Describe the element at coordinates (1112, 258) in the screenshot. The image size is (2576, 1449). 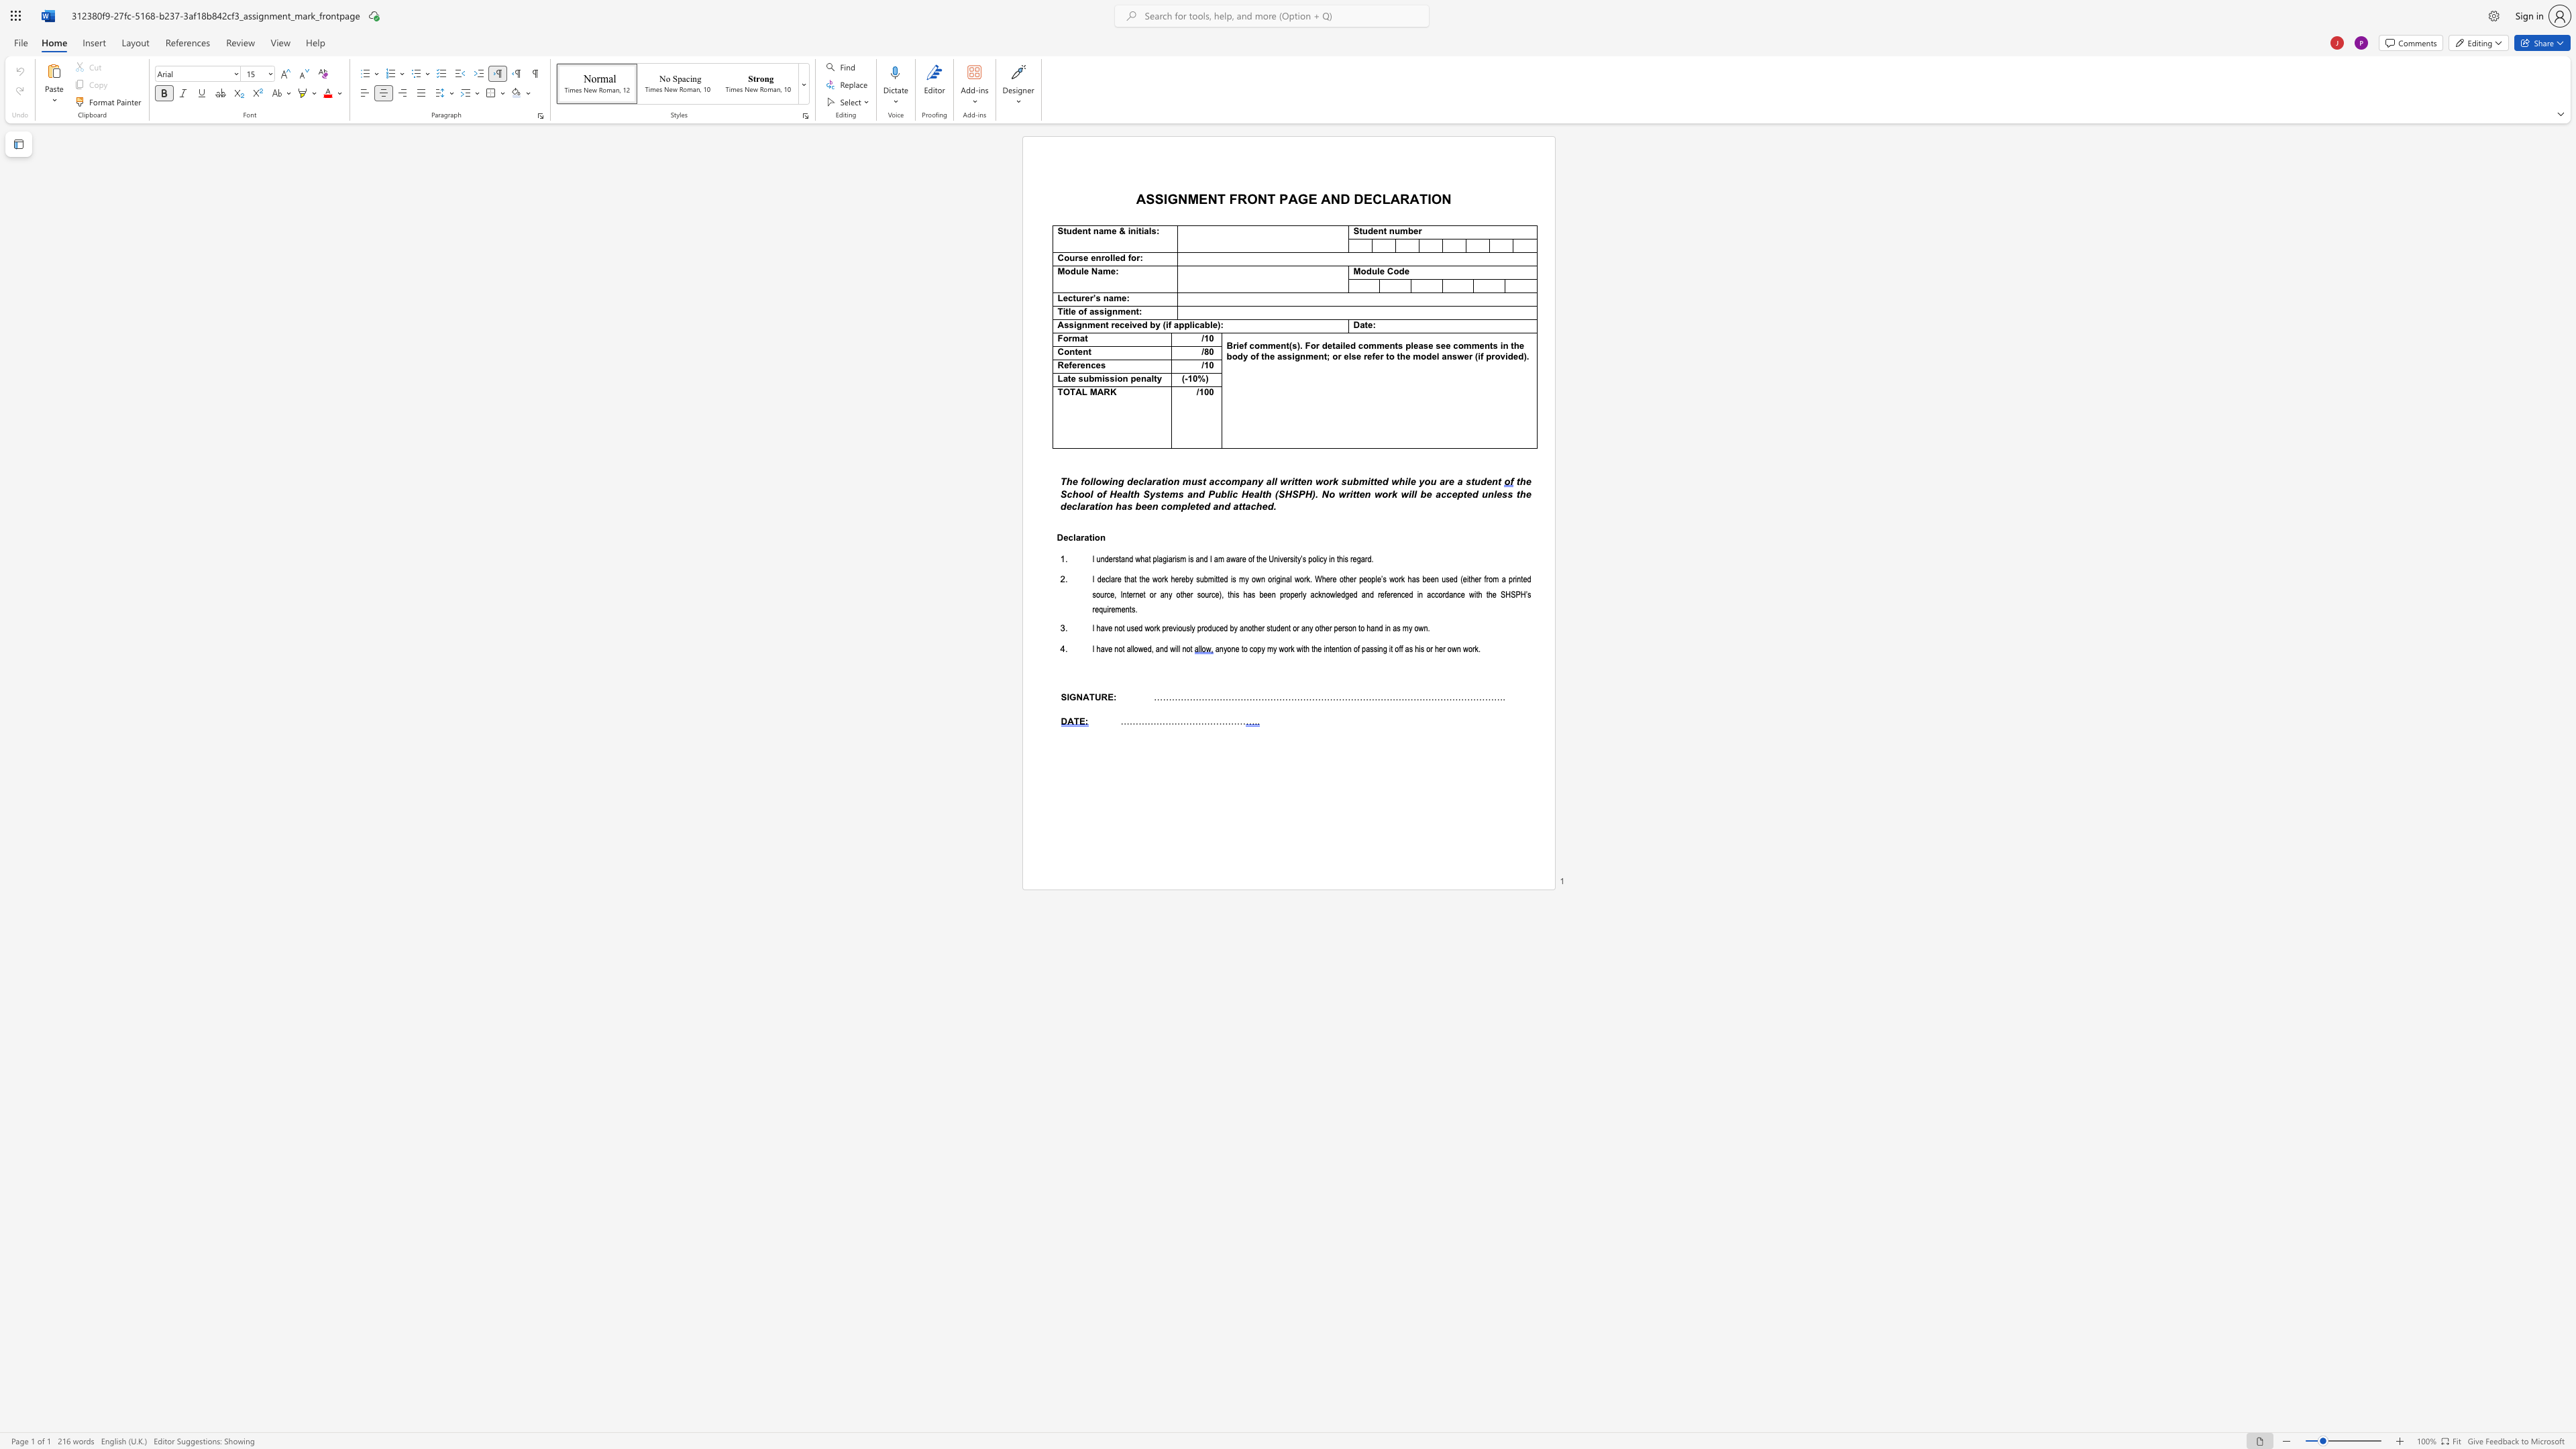
I see `the subset text "led for" within the text "Course enrolled for:"` at that location.